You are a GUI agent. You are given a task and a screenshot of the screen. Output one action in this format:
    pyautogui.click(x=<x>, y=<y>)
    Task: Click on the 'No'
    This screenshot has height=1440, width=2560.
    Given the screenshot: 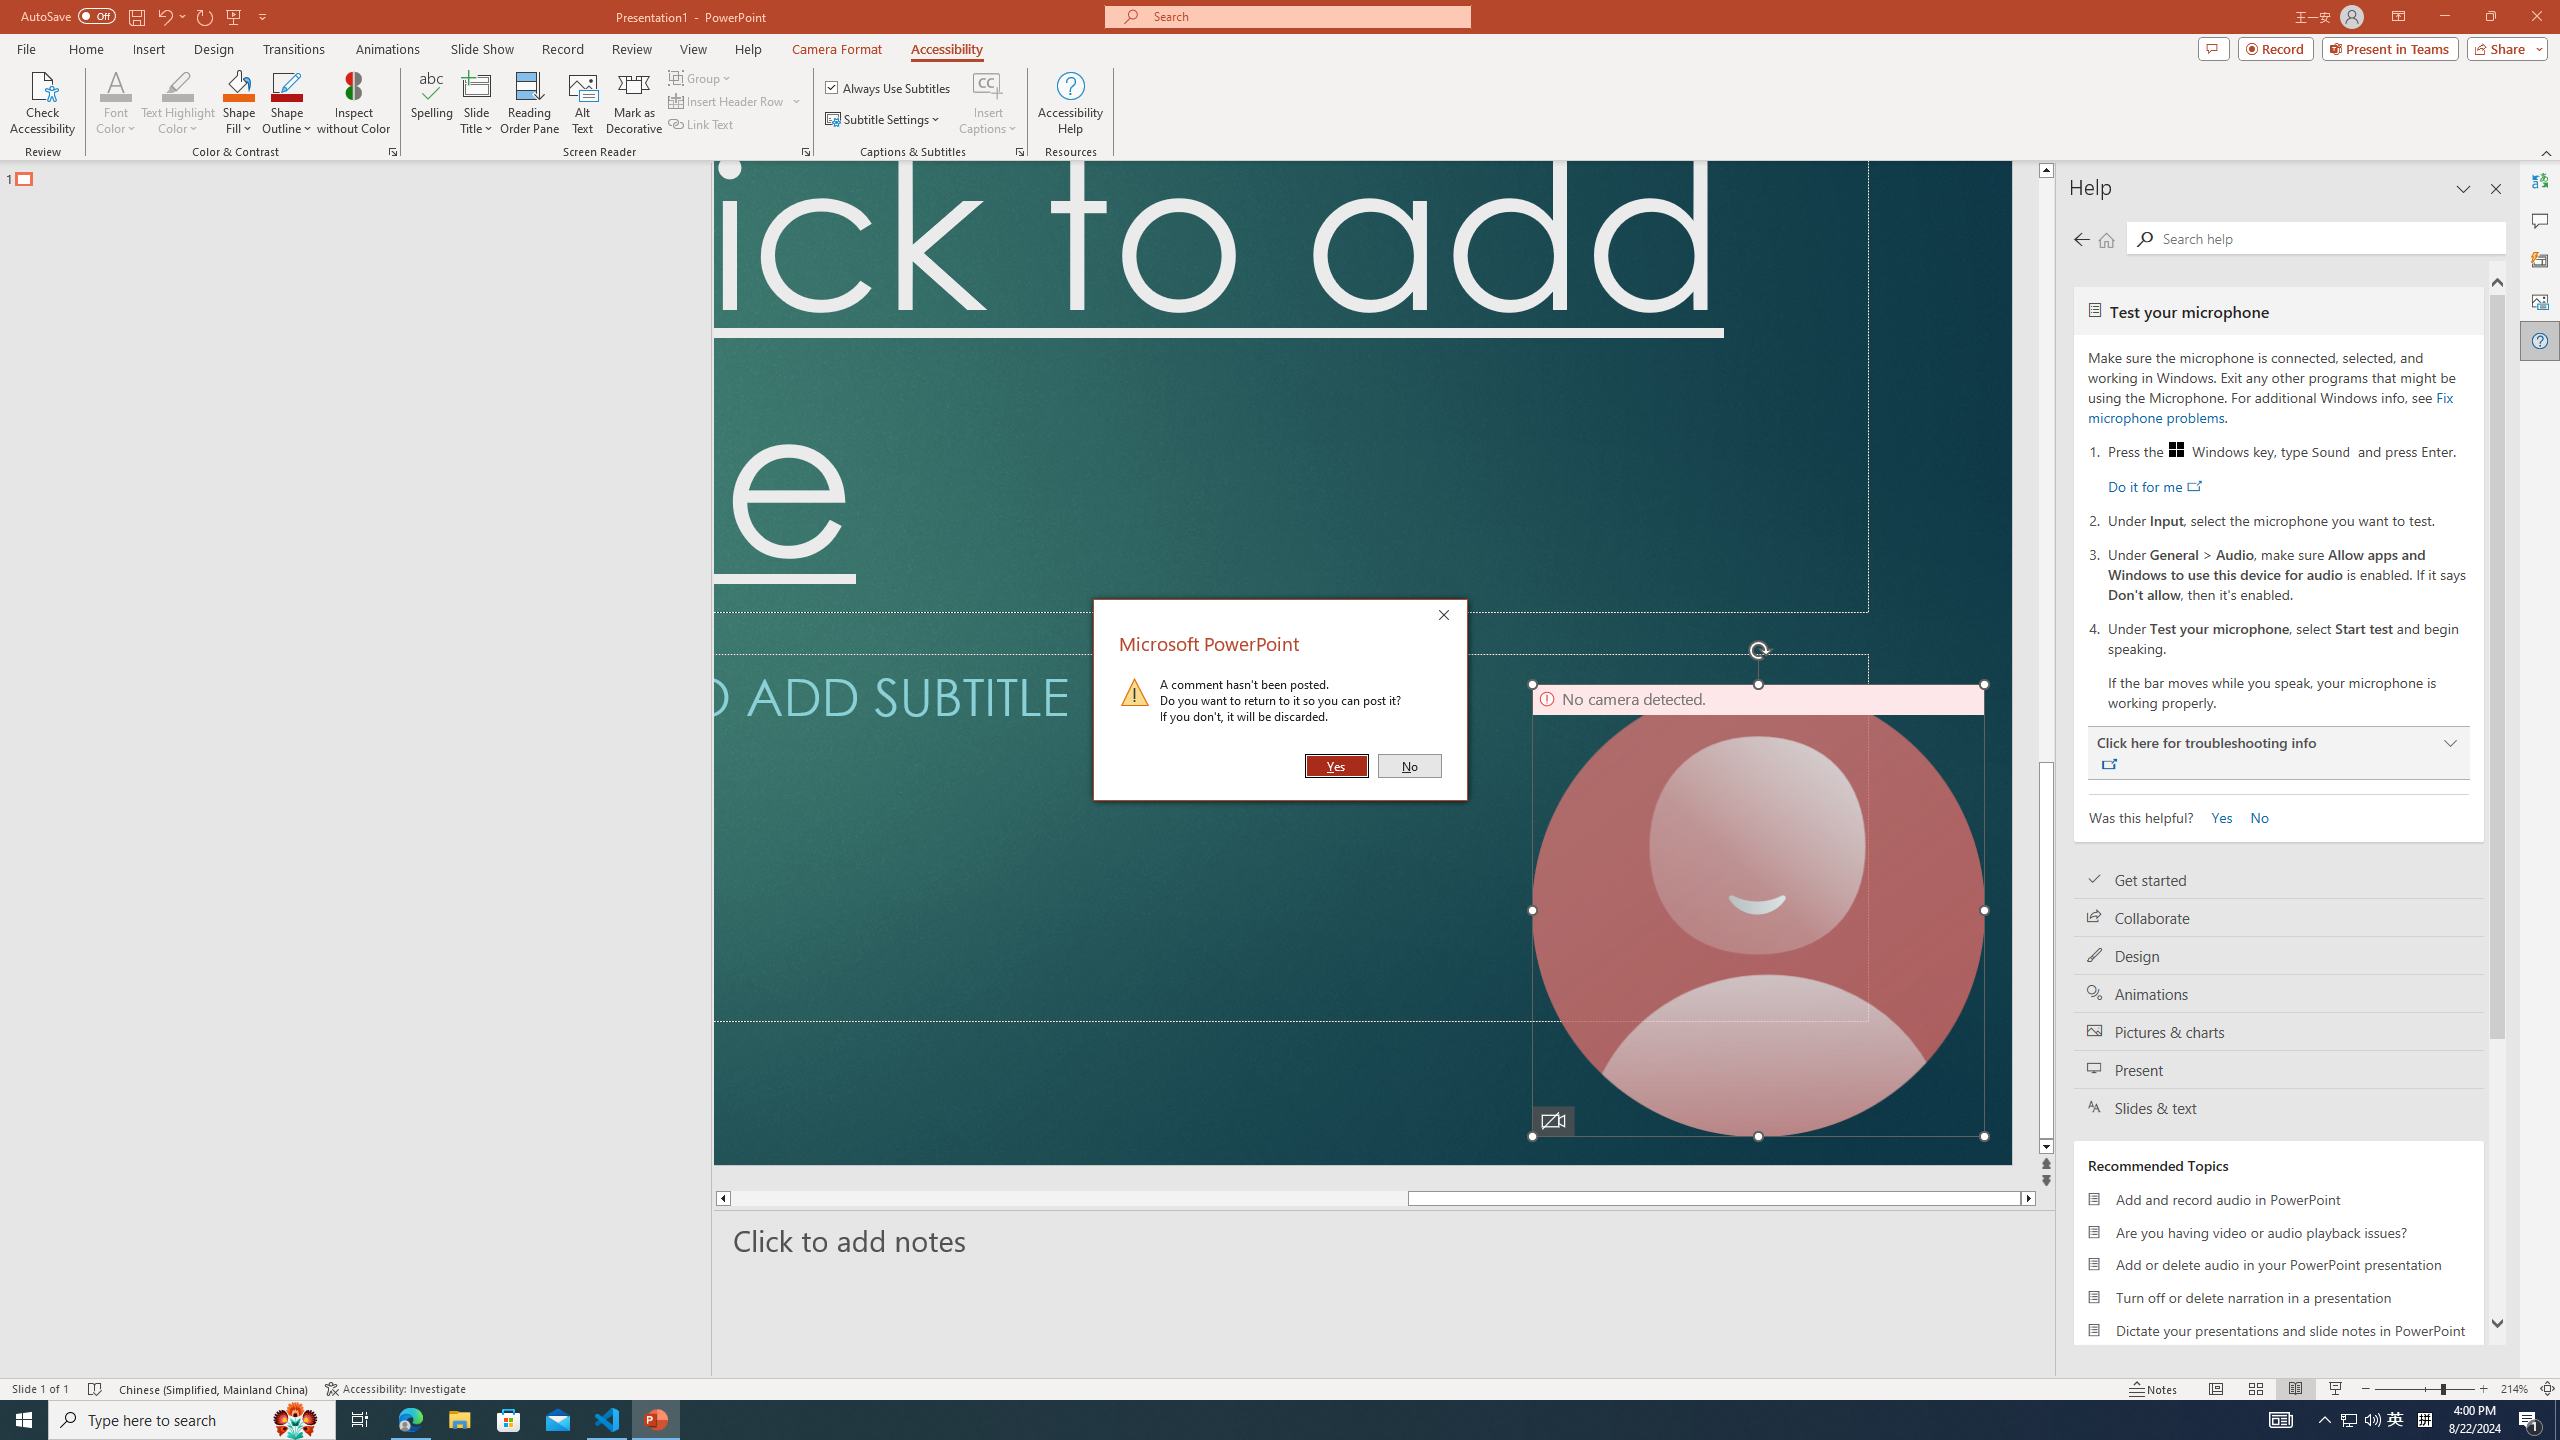 What is the action you would take?
    pyautogui.click(x=1409, y=765)
    